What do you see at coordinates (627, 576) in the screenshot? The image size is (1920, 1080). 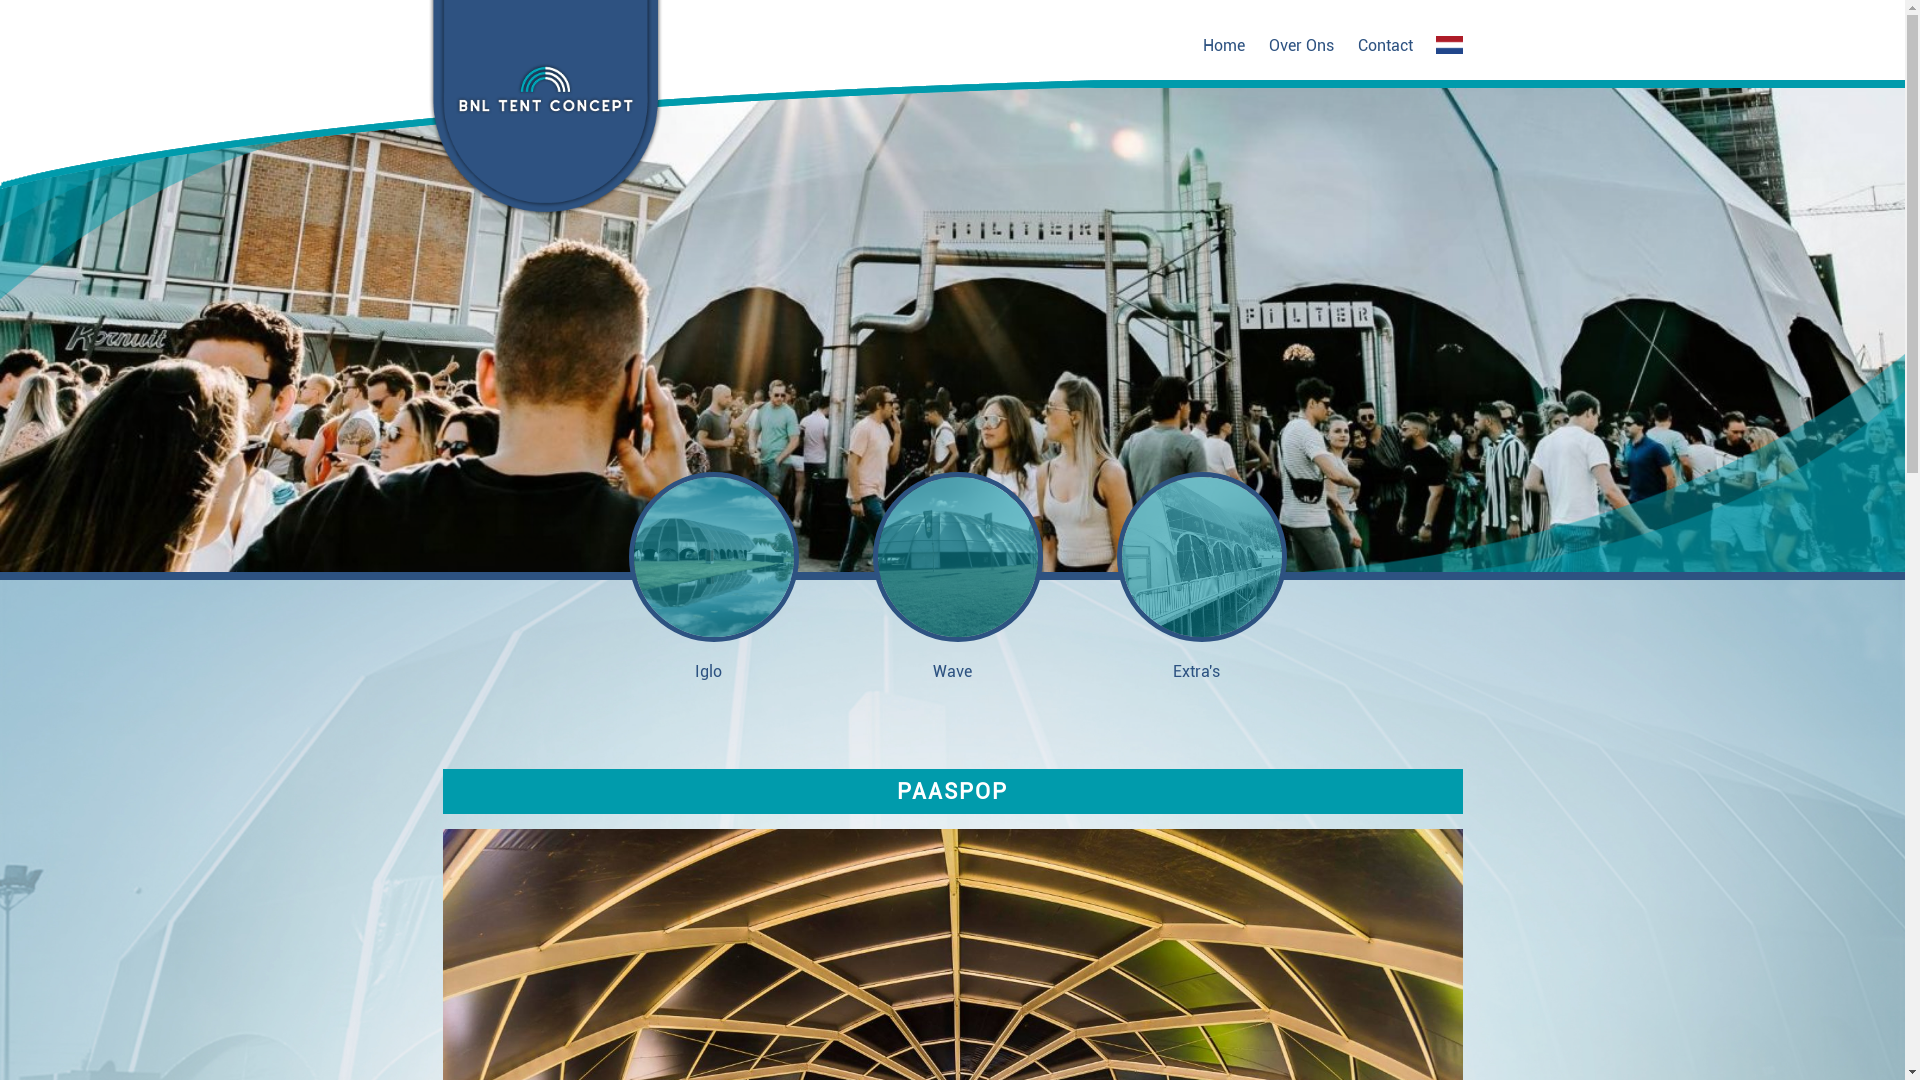 I see `'Iglo'` at bounding box center [627, 576].